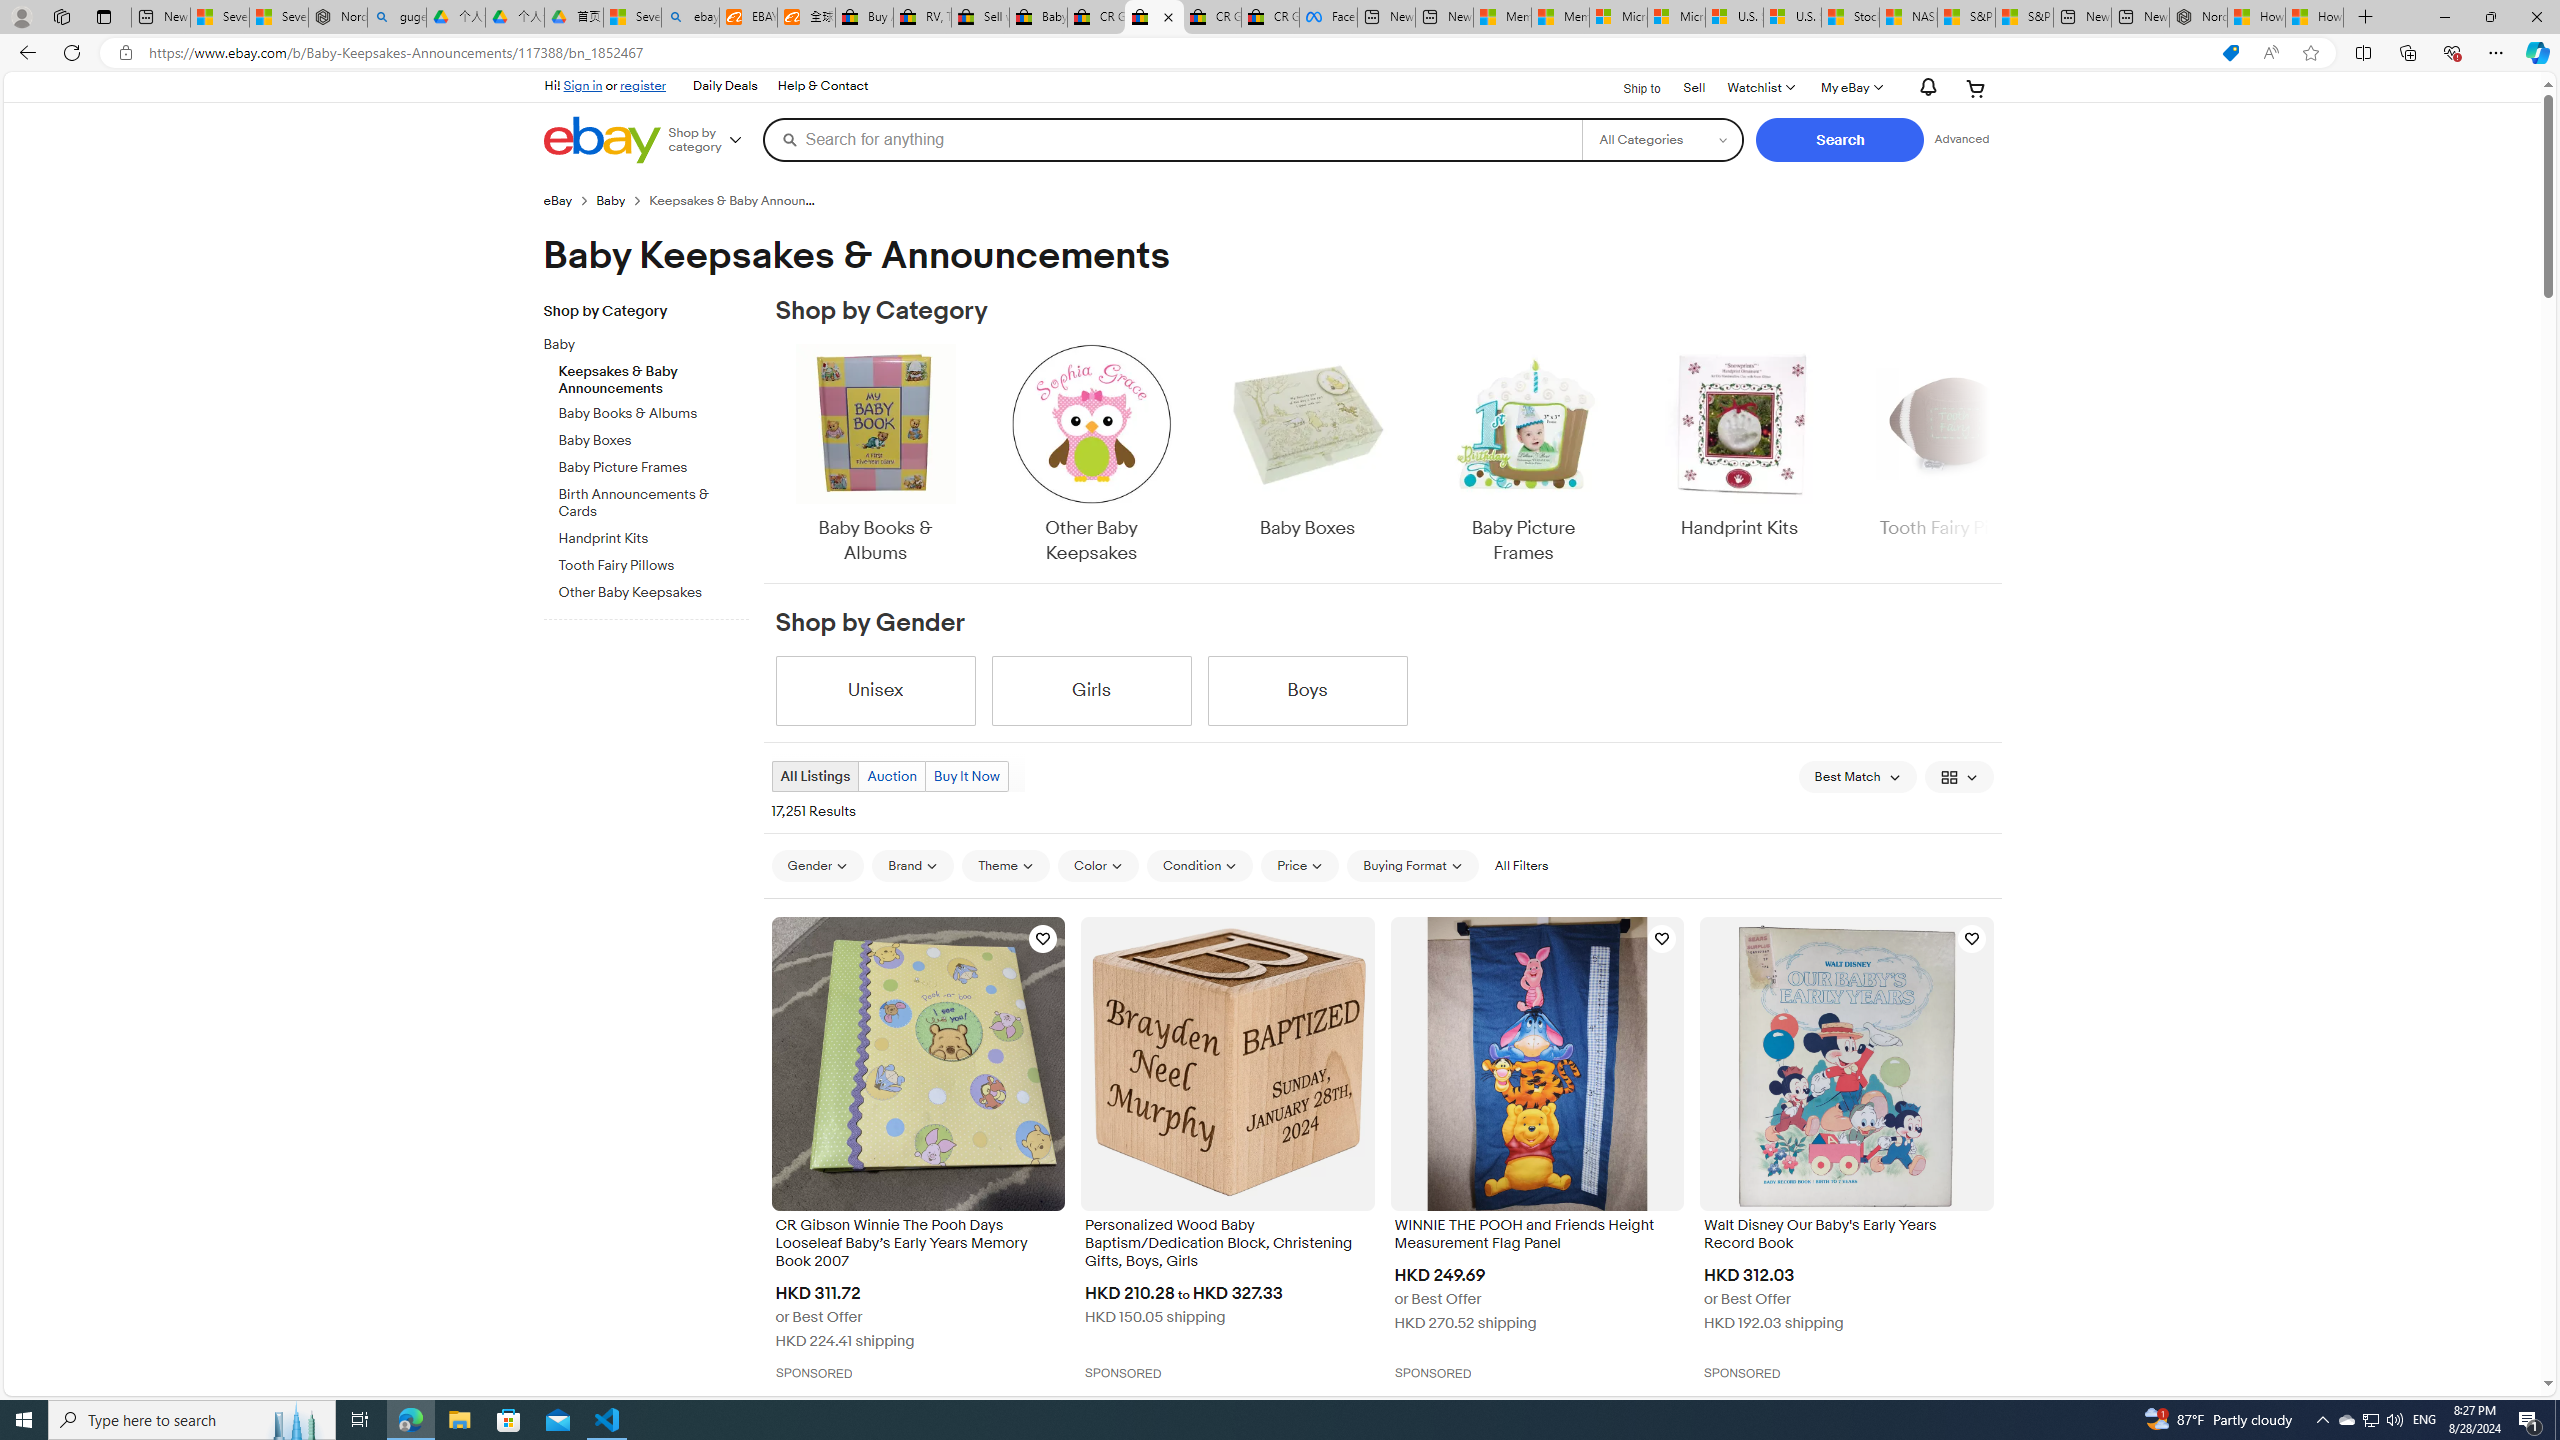  What do you see at coordinates (1006, 865) in the screenshot?
I see `'Theme'` at bounding box center [1006, 865].